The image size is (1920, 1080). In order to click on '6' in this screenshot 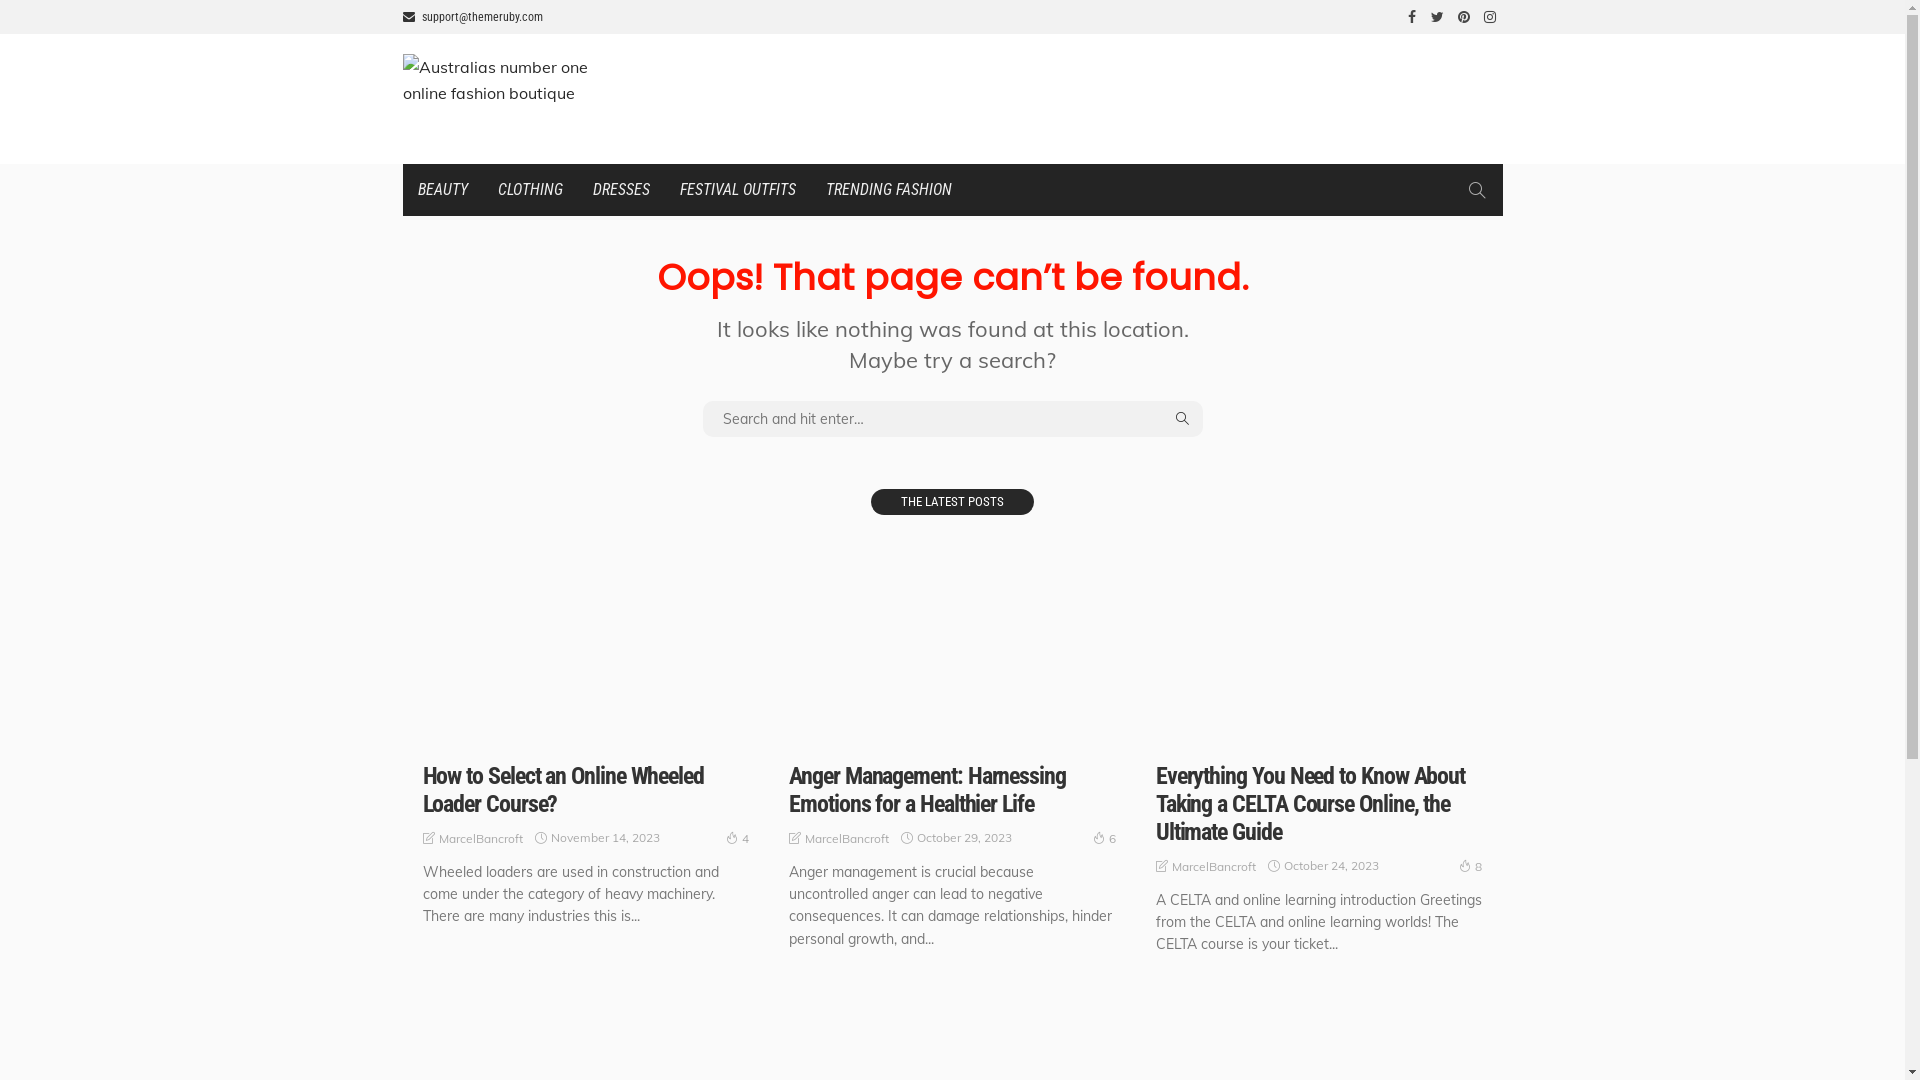, I will do `click(1092, 838)`.